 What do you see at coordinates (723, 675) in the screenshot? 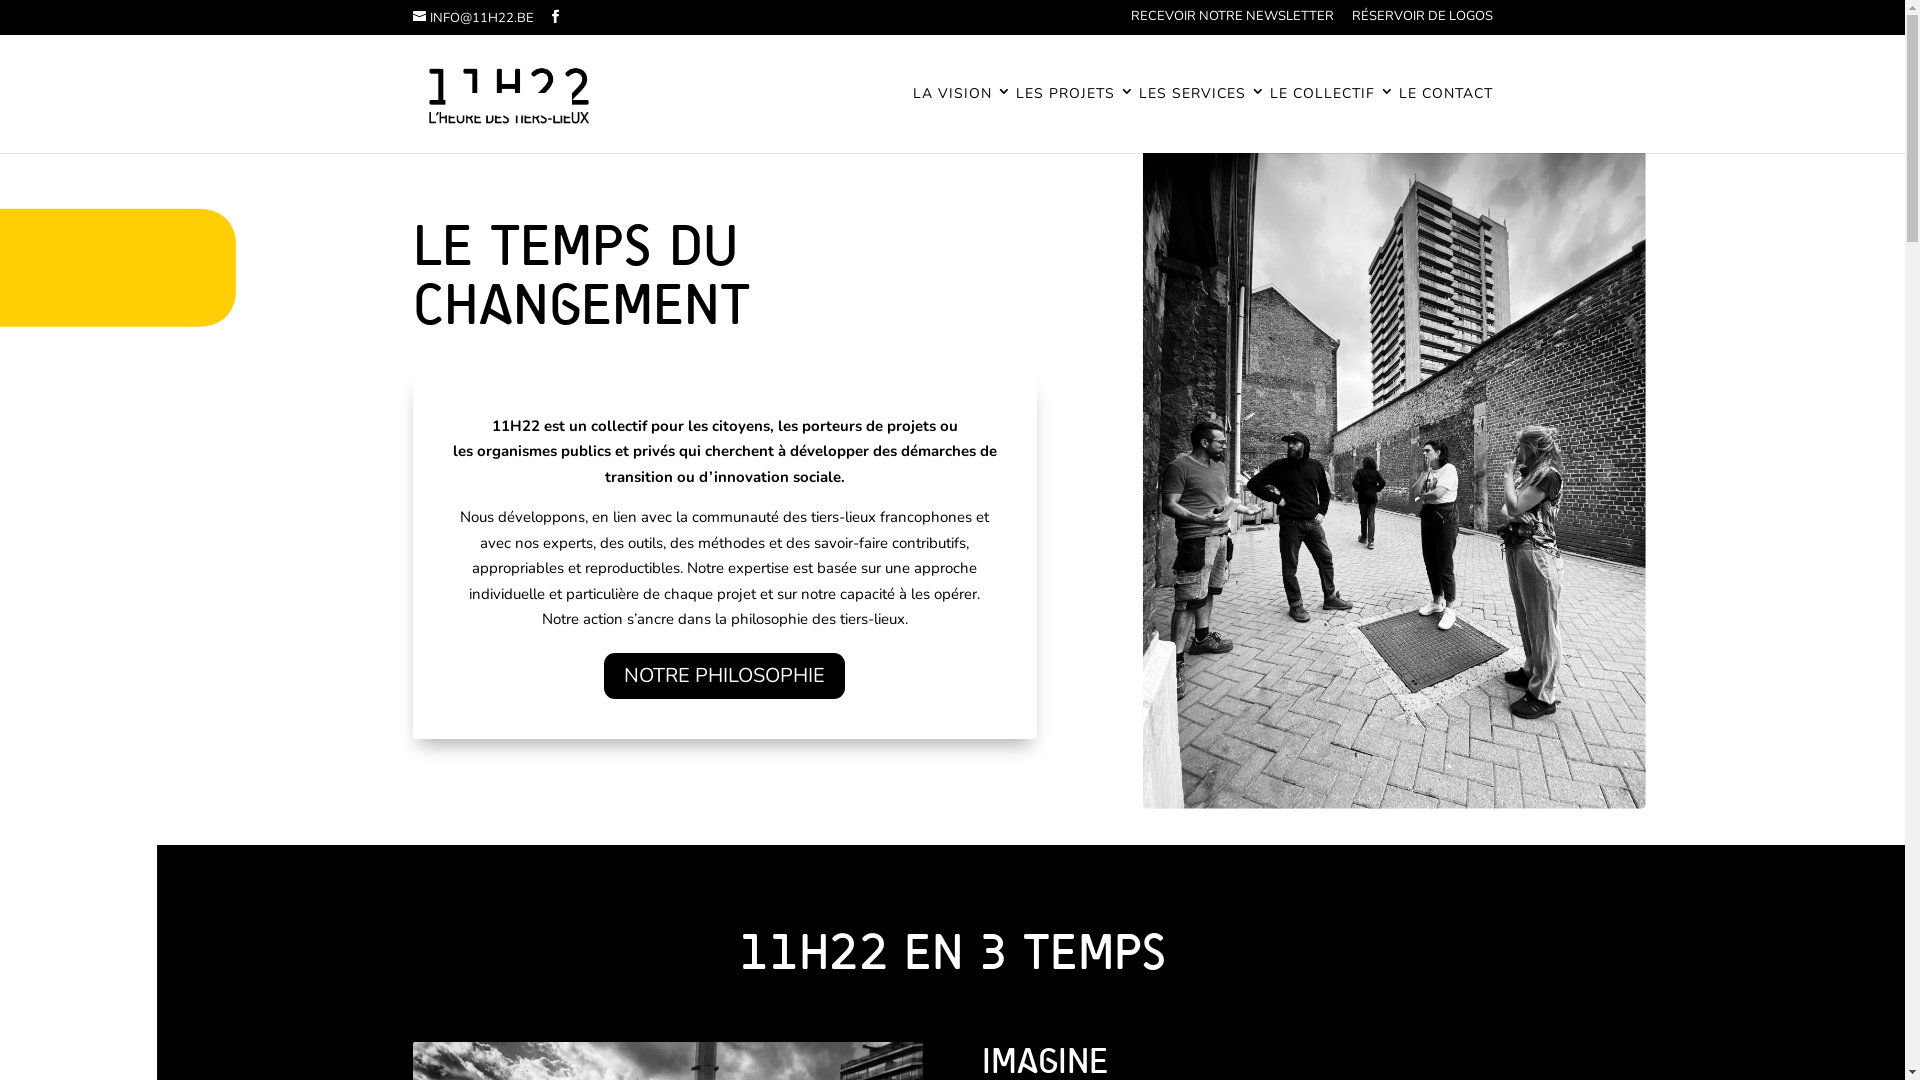
I see `'NOTRE PHILOSOPHIE'` at bounding box center [723, 675].